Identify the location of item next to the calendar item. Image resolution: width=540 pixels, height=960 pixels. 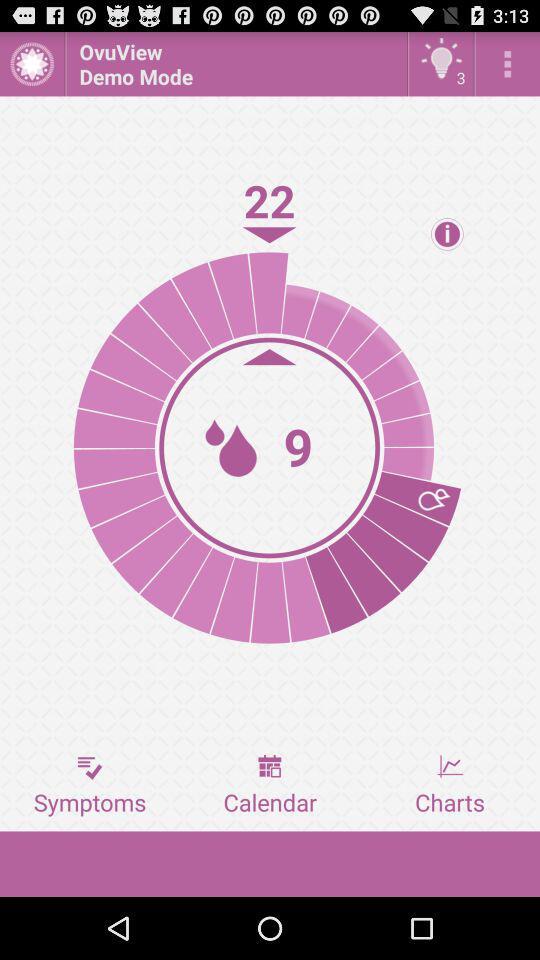
(449, 785).